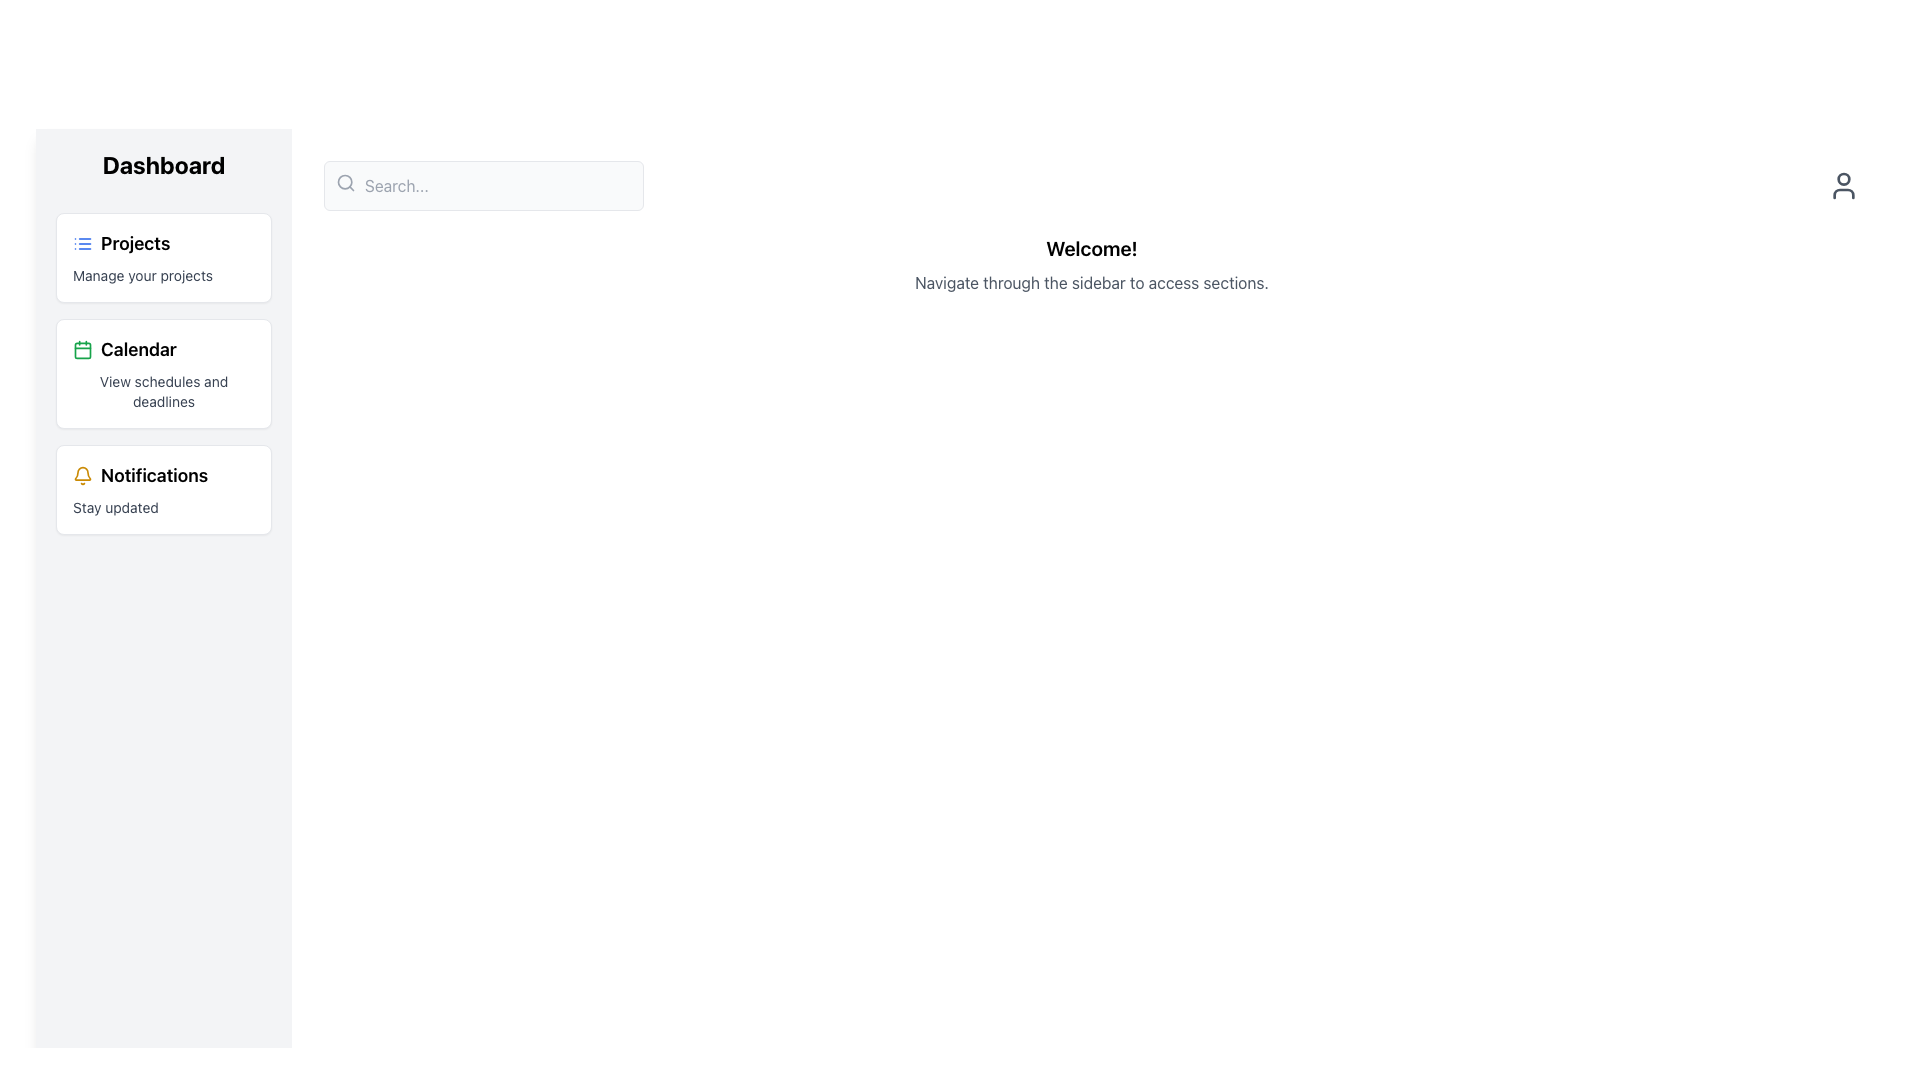 This screenshot has height=1080, width=1920. I want to click on the user profile icon, which is a minimalistic gray outline of a person located at the top-right corner of the header section, so click(1842, 185).